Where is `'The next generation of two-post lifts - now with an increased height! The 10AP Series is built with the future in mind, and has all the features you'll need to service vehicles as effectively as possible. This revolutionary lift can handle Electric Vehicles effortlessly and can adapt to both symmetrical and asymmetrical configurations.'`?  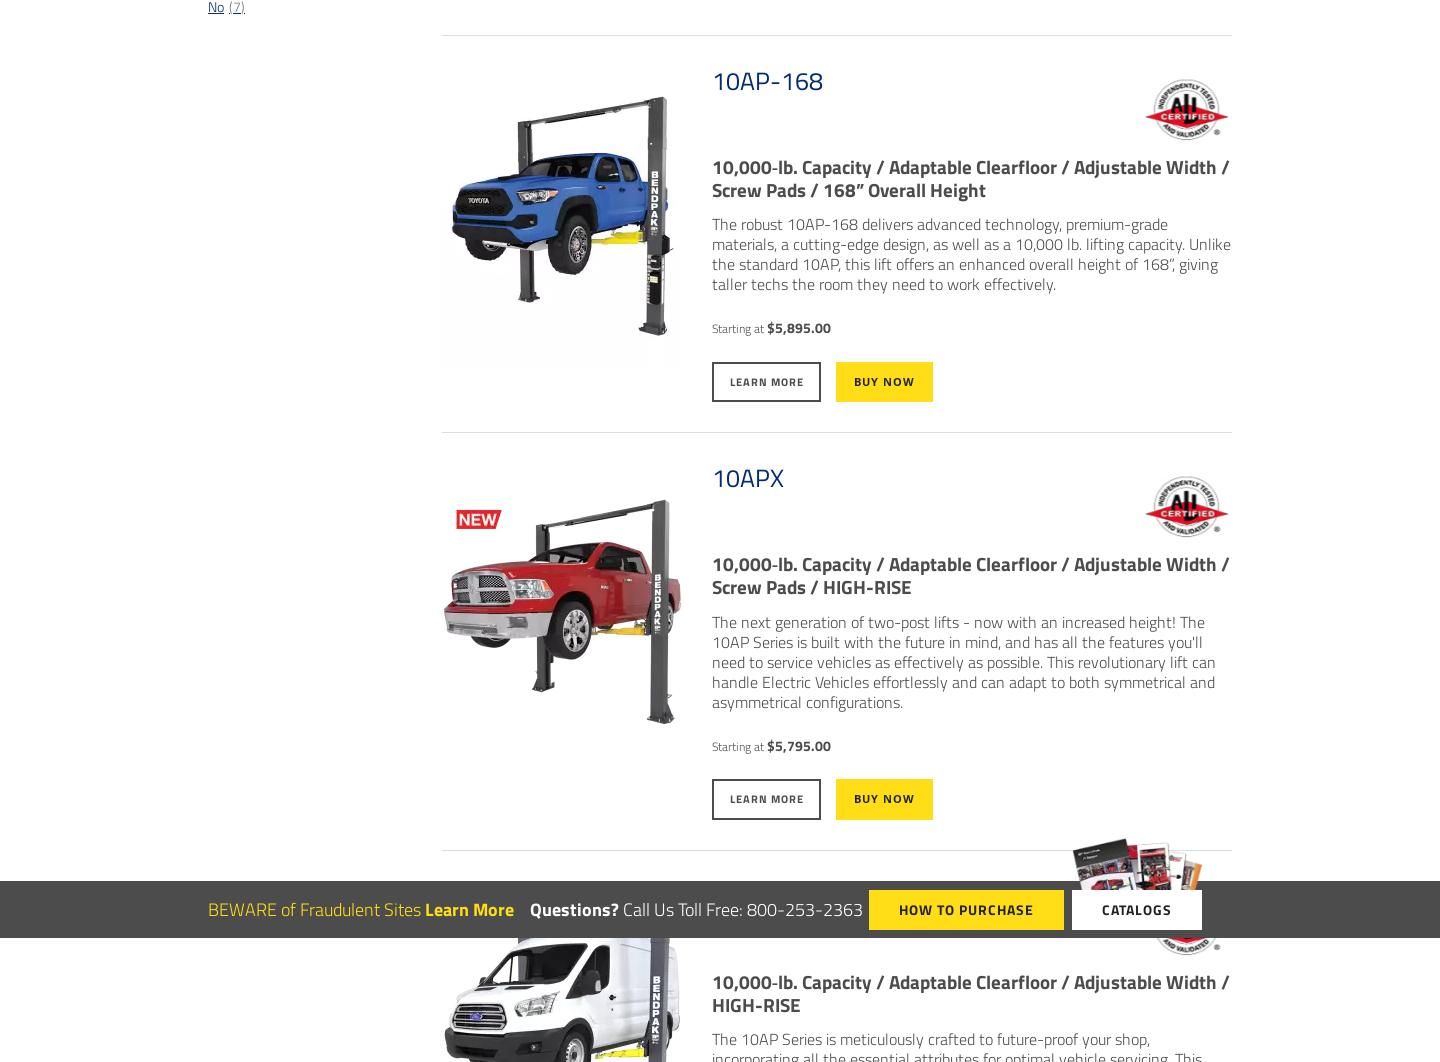
'The next generation of two-post lifts - now with an increased height! The 10AP Series is built with the future in mind, and has all the features you'll need to service vehicles as effectively as possible. This revolutionary lift can handle Electric Vehicles effortlessly and can adapt to both symmetrical and asymmetrical configurations.' is located at coordinates (961, 660).